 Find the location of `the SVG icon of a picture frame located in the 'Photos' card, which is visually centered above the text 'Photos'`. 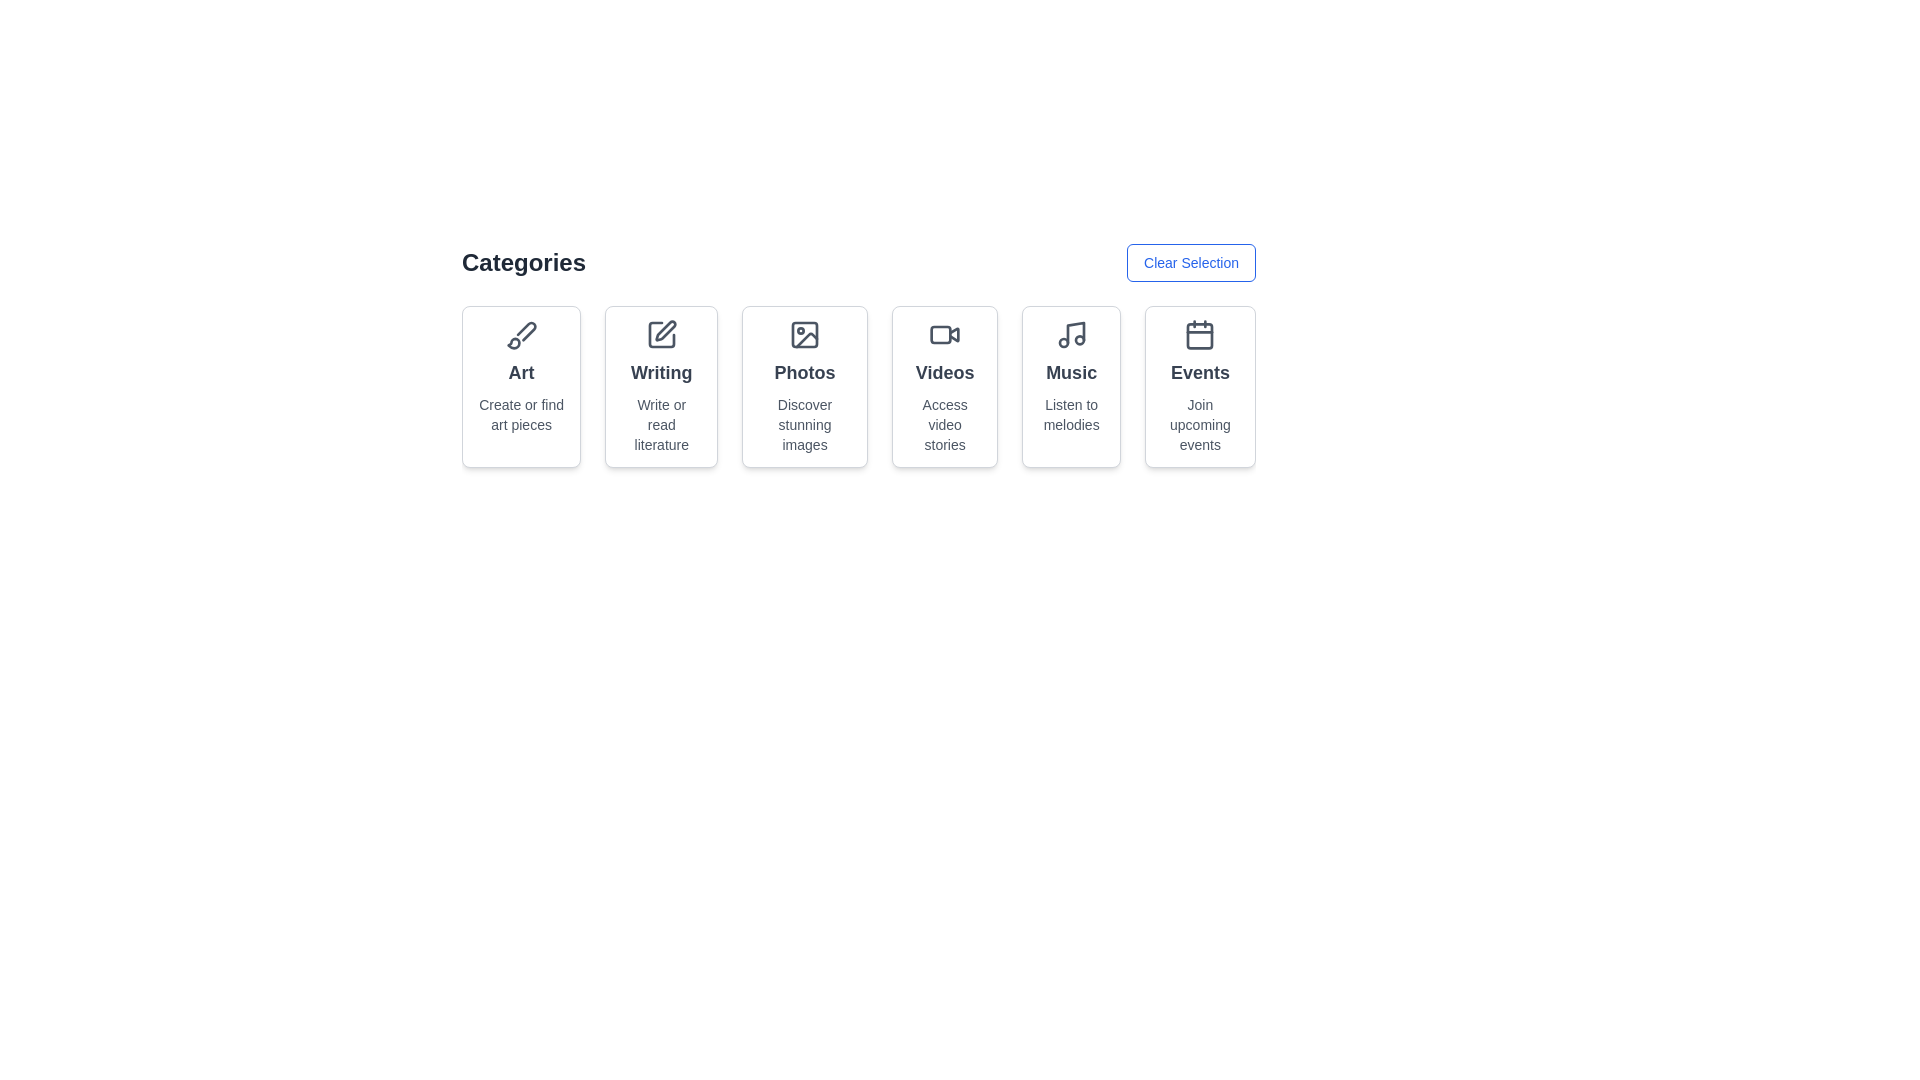

the SVG icon of a picture frame located in the 'Photos' card, which is visually centered above the text 'Photos' is located at coordinates (805, 334).